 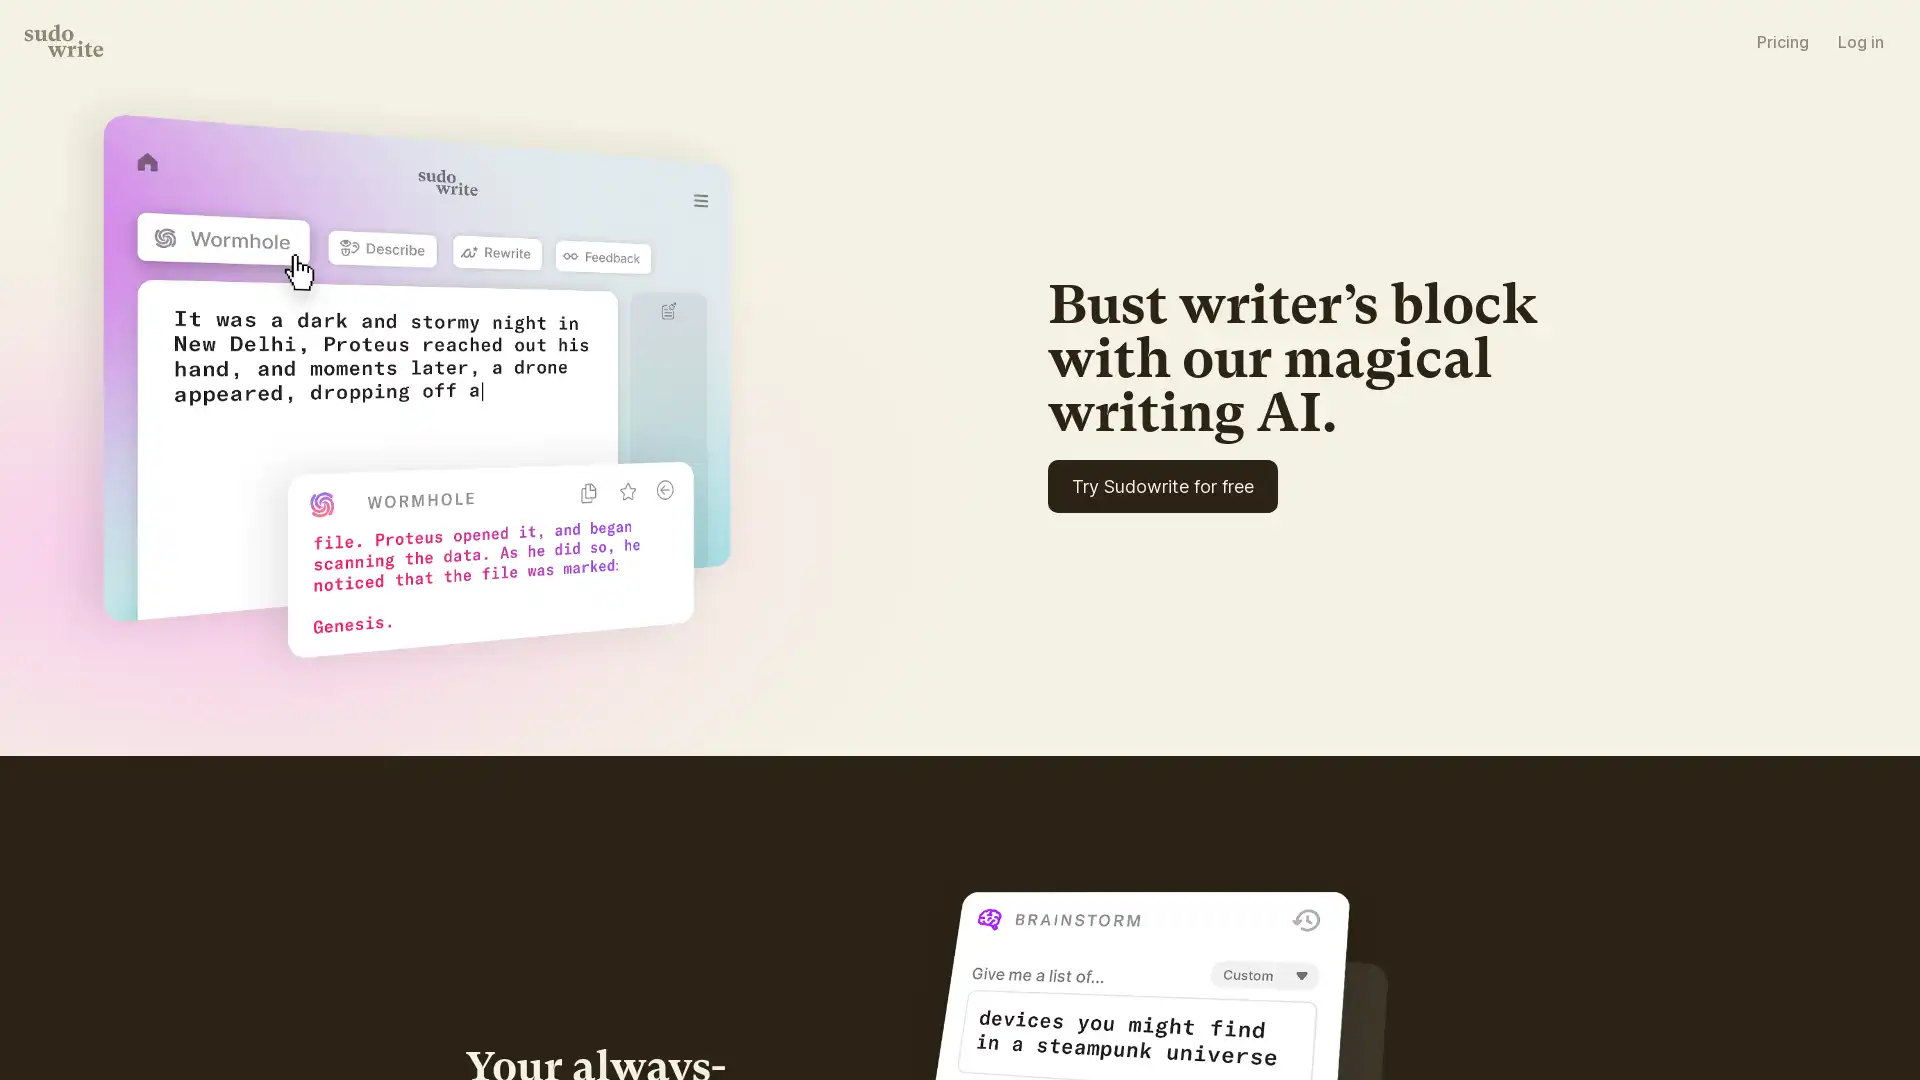 I want to click on Try Sudowrite for free, so click(x=1243, y=550).